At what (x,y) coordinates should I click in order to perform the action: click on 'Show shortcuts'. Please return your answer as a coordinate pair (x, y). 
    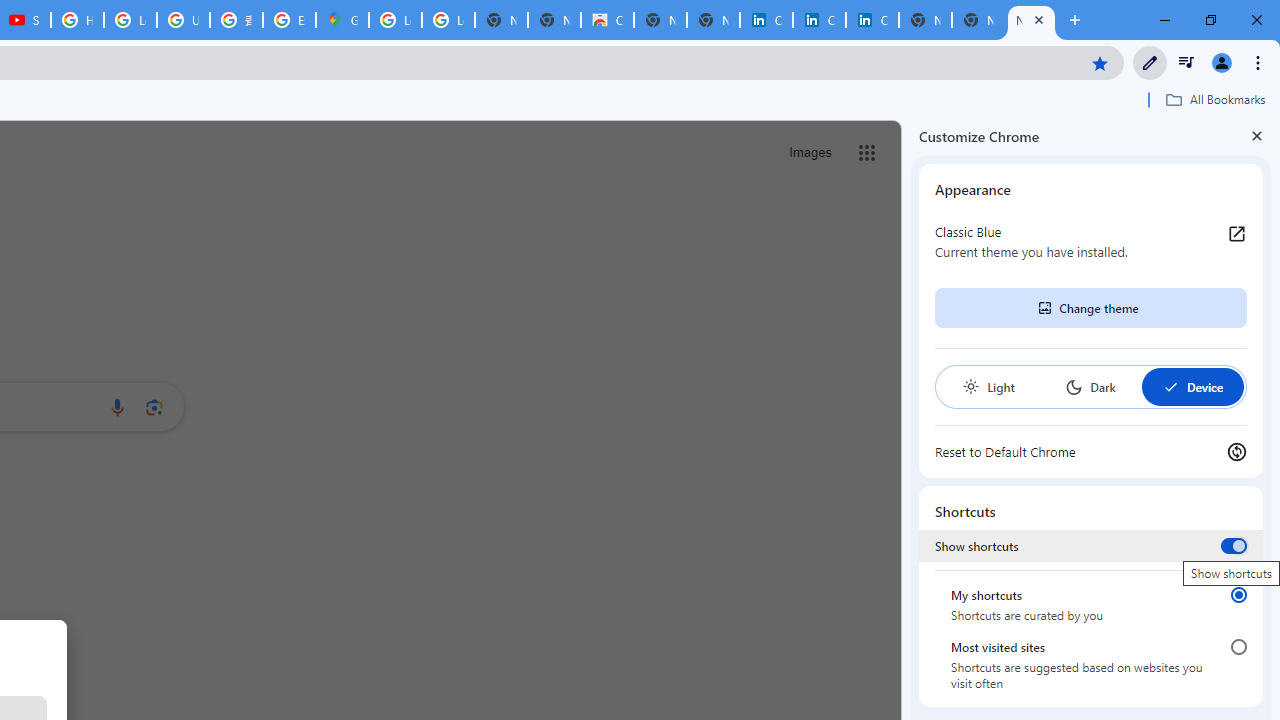
    Looking at the image, I should click on (1232, 545).